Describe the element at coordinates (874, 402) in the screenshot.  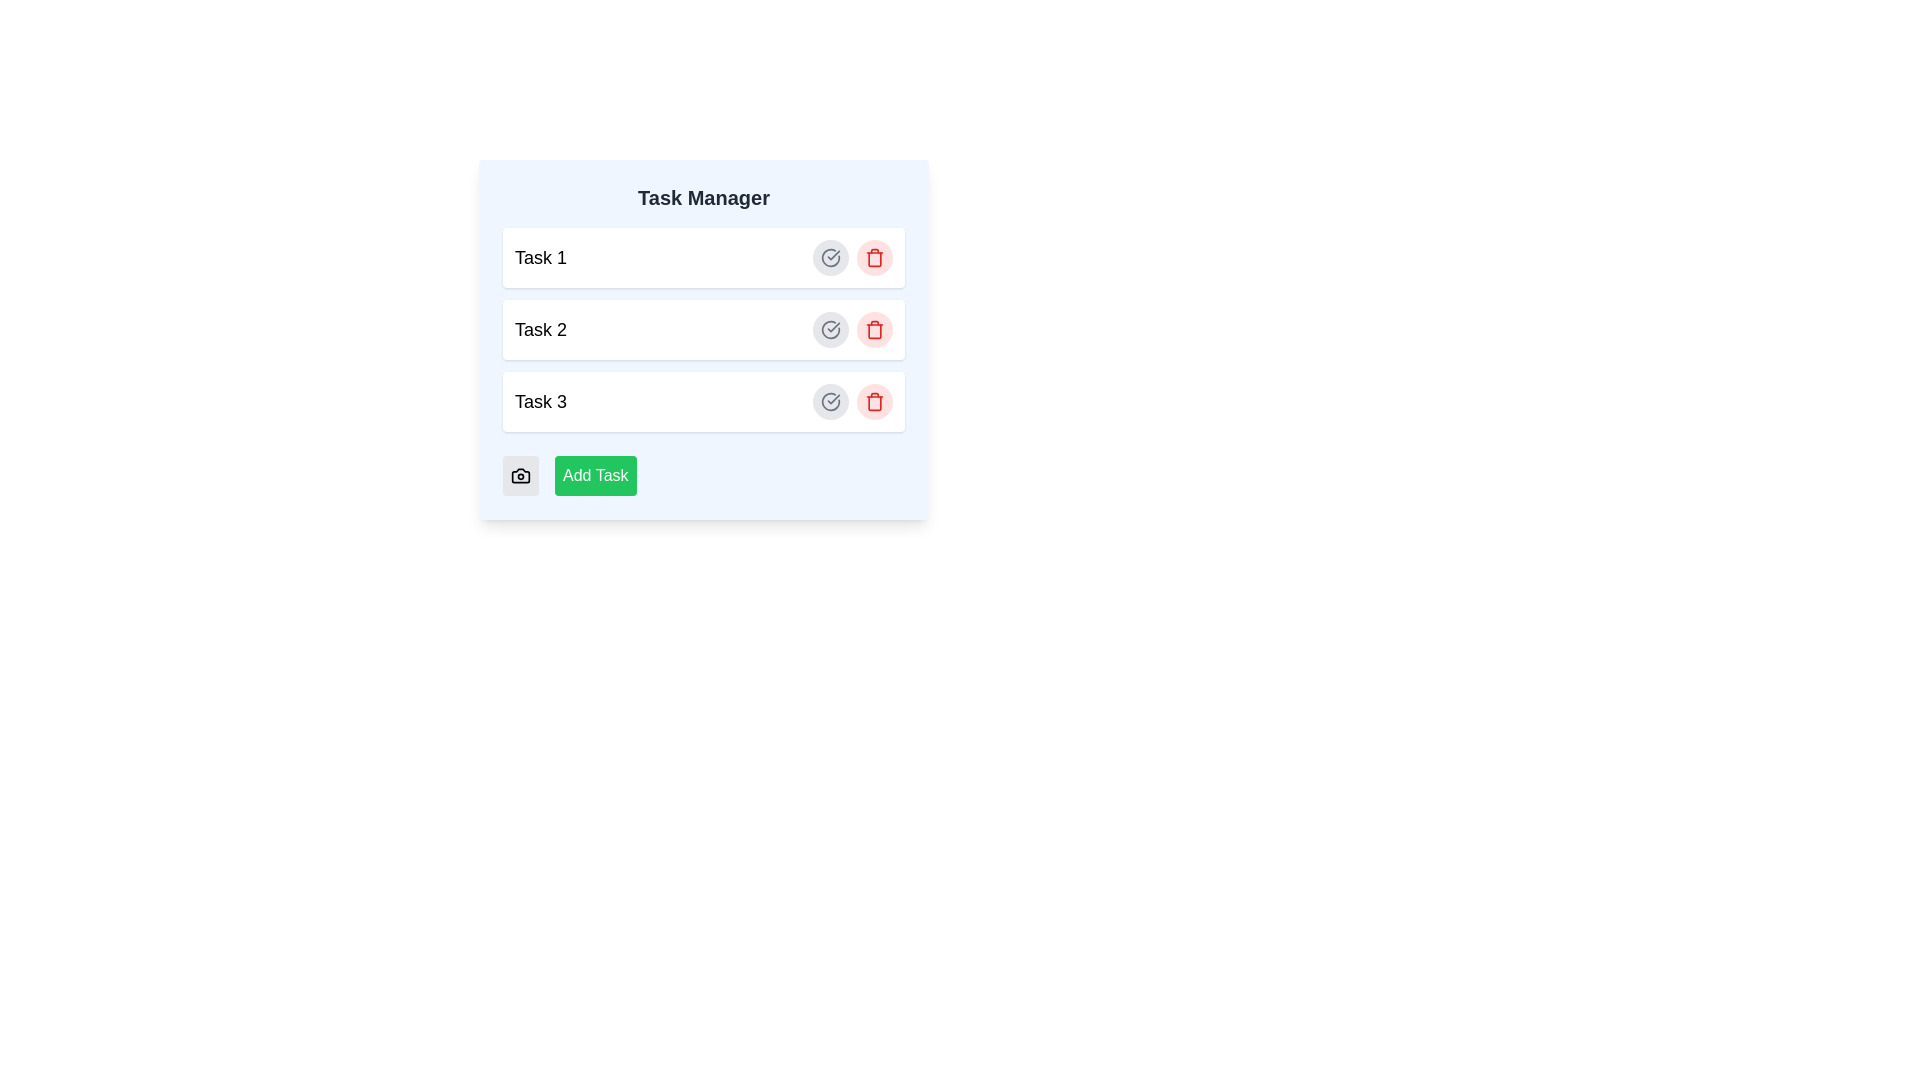
I see `the trash bin icon in the task management interface` at that location.